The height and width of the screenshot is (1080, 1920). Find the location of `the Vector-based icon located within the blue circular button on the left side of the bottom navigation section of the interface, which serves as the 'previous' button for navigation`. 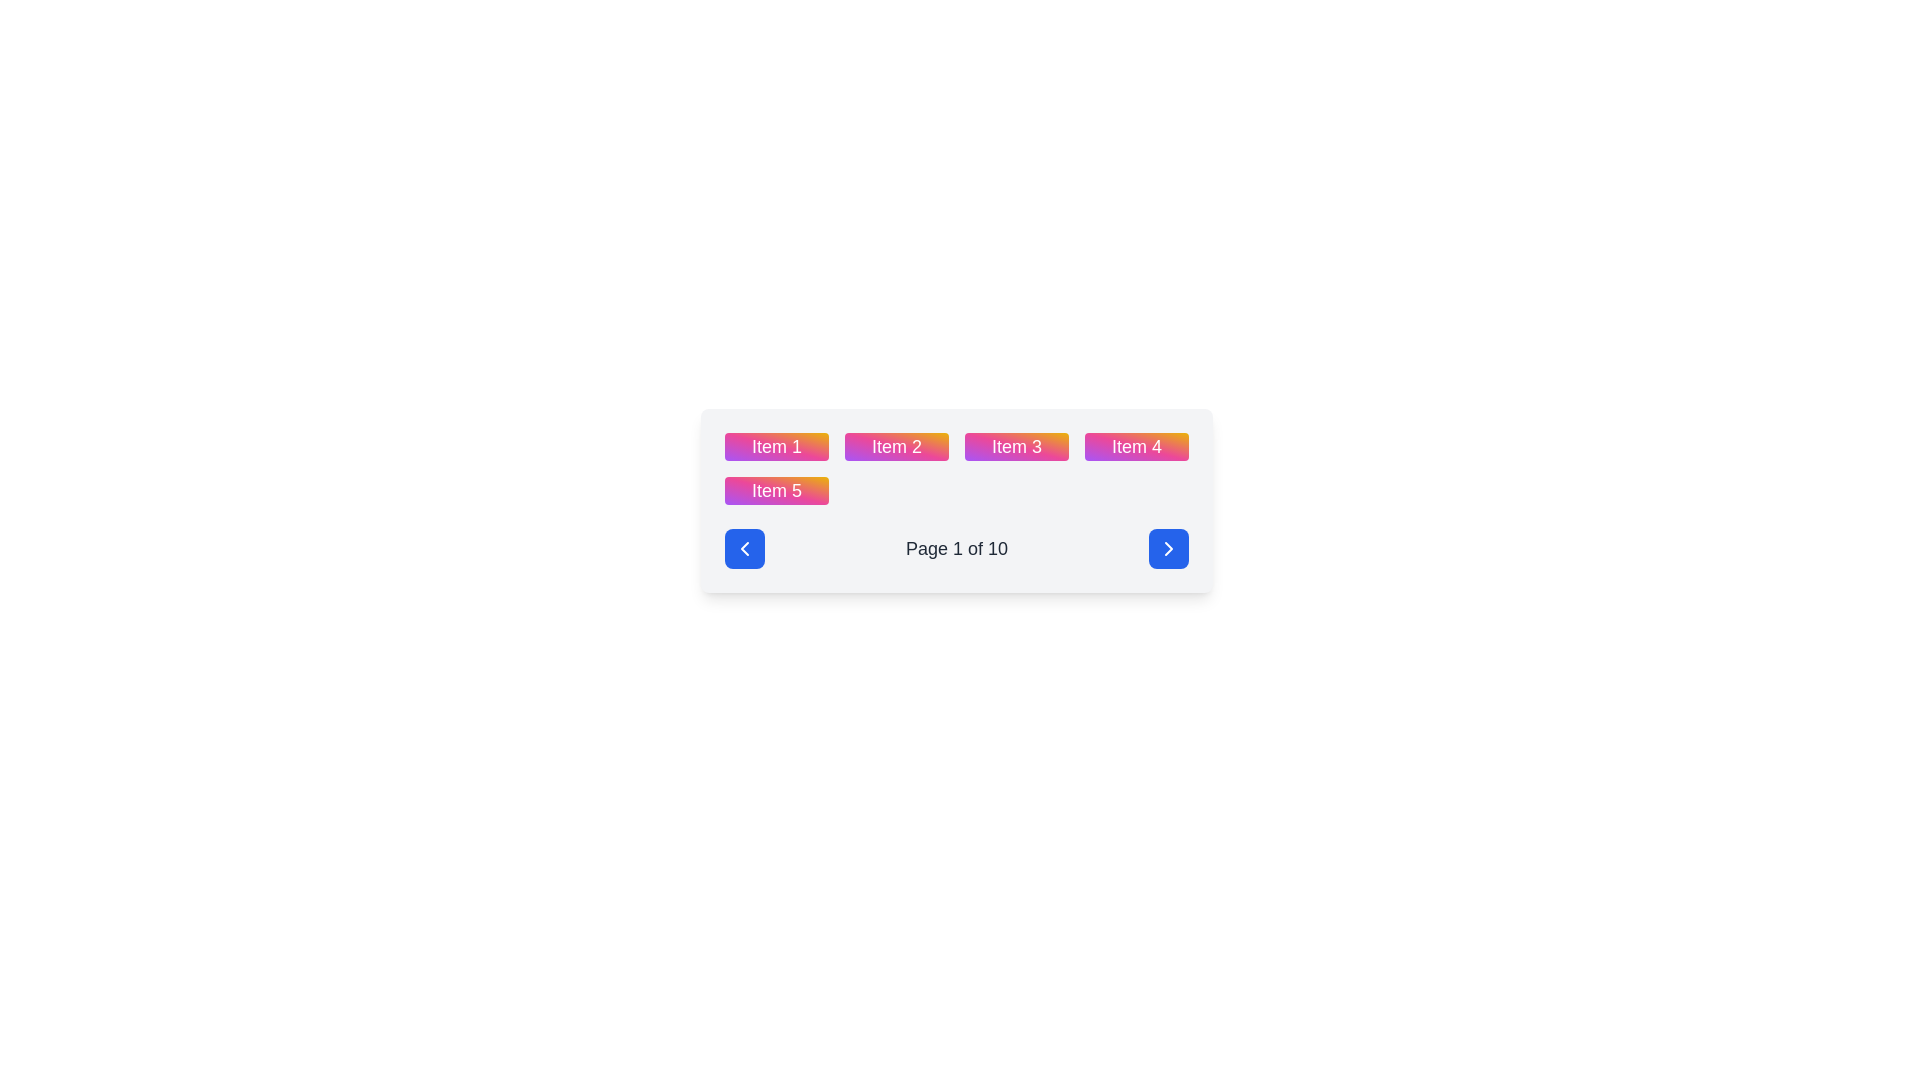

the Vector-based icon located within the blue circular button on the left side of the bottom navigation section of the interface, which serves as the 'previous' button for navigation is located at coordinates (743, 548).